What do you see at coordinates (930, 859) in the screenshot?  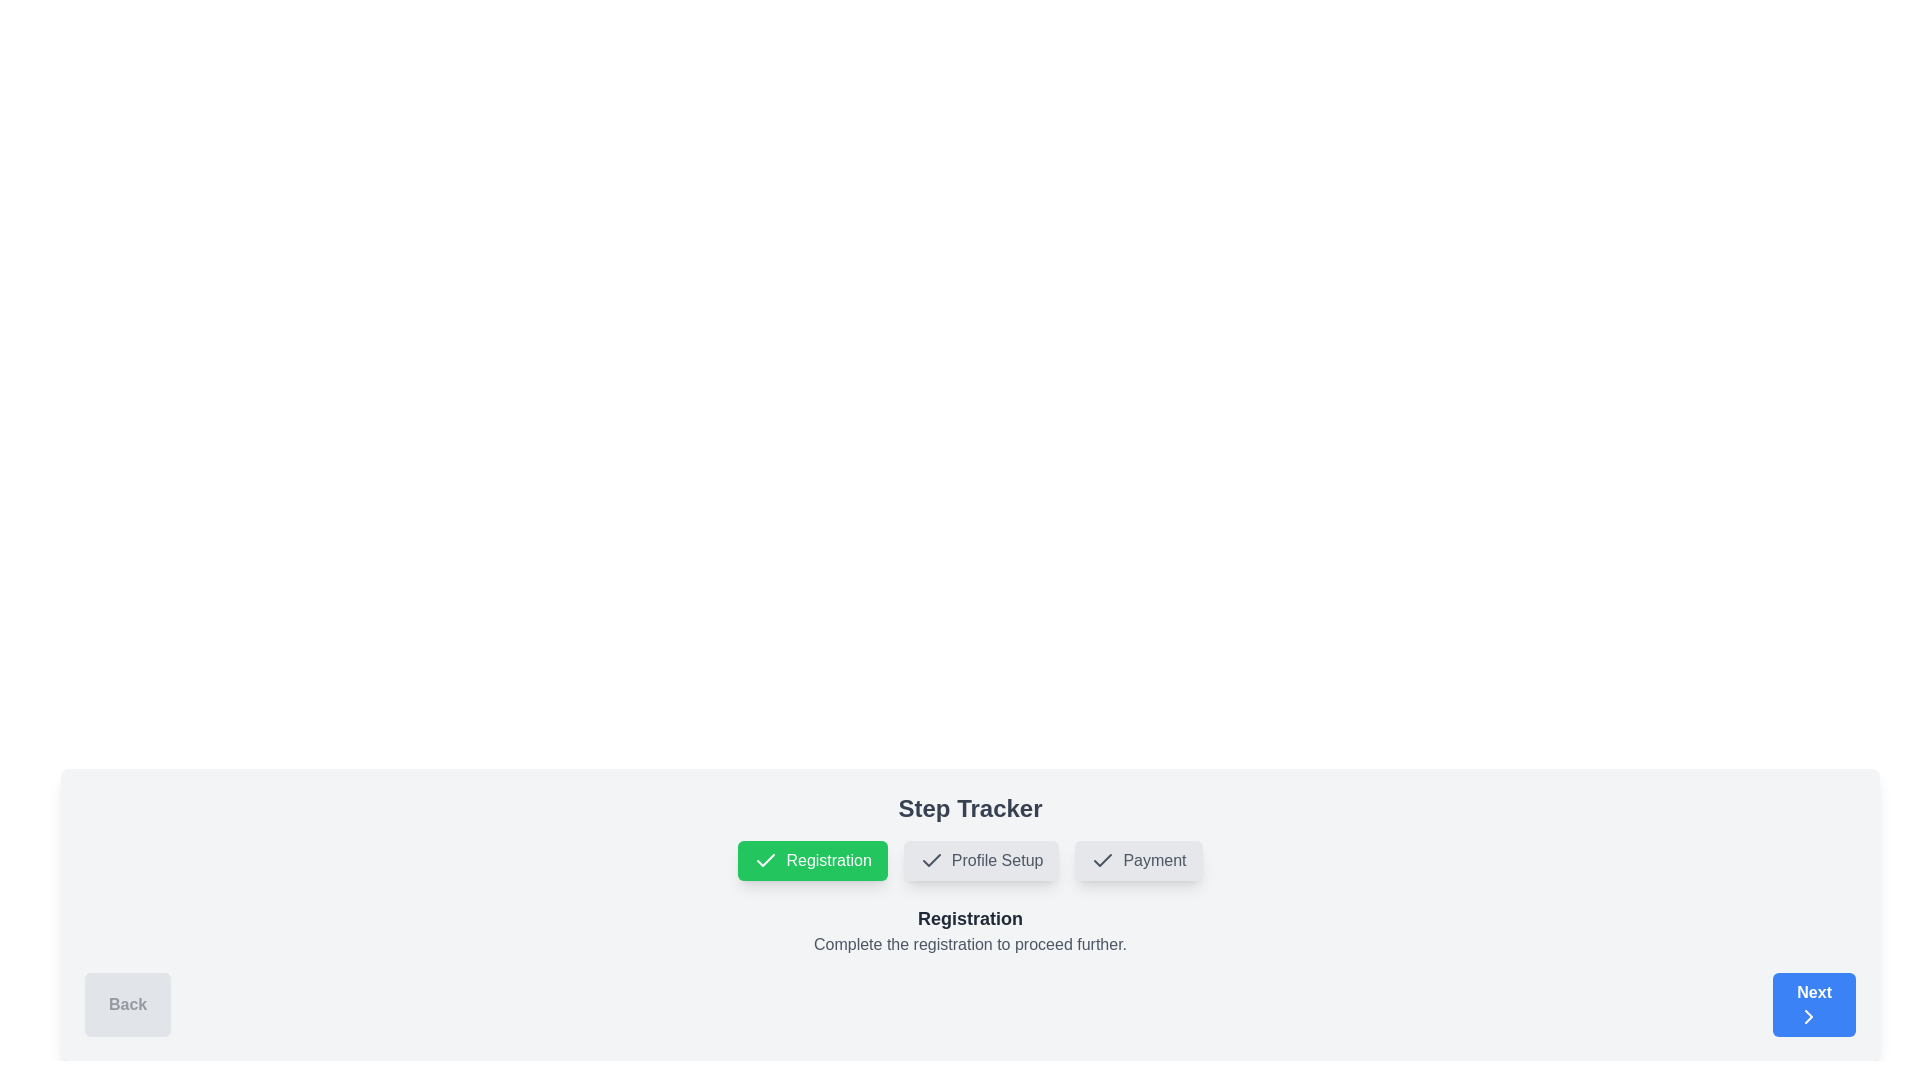 I see `the 'Profile Setup' icon within the Step Tracker` at bounding box center [930, 859].